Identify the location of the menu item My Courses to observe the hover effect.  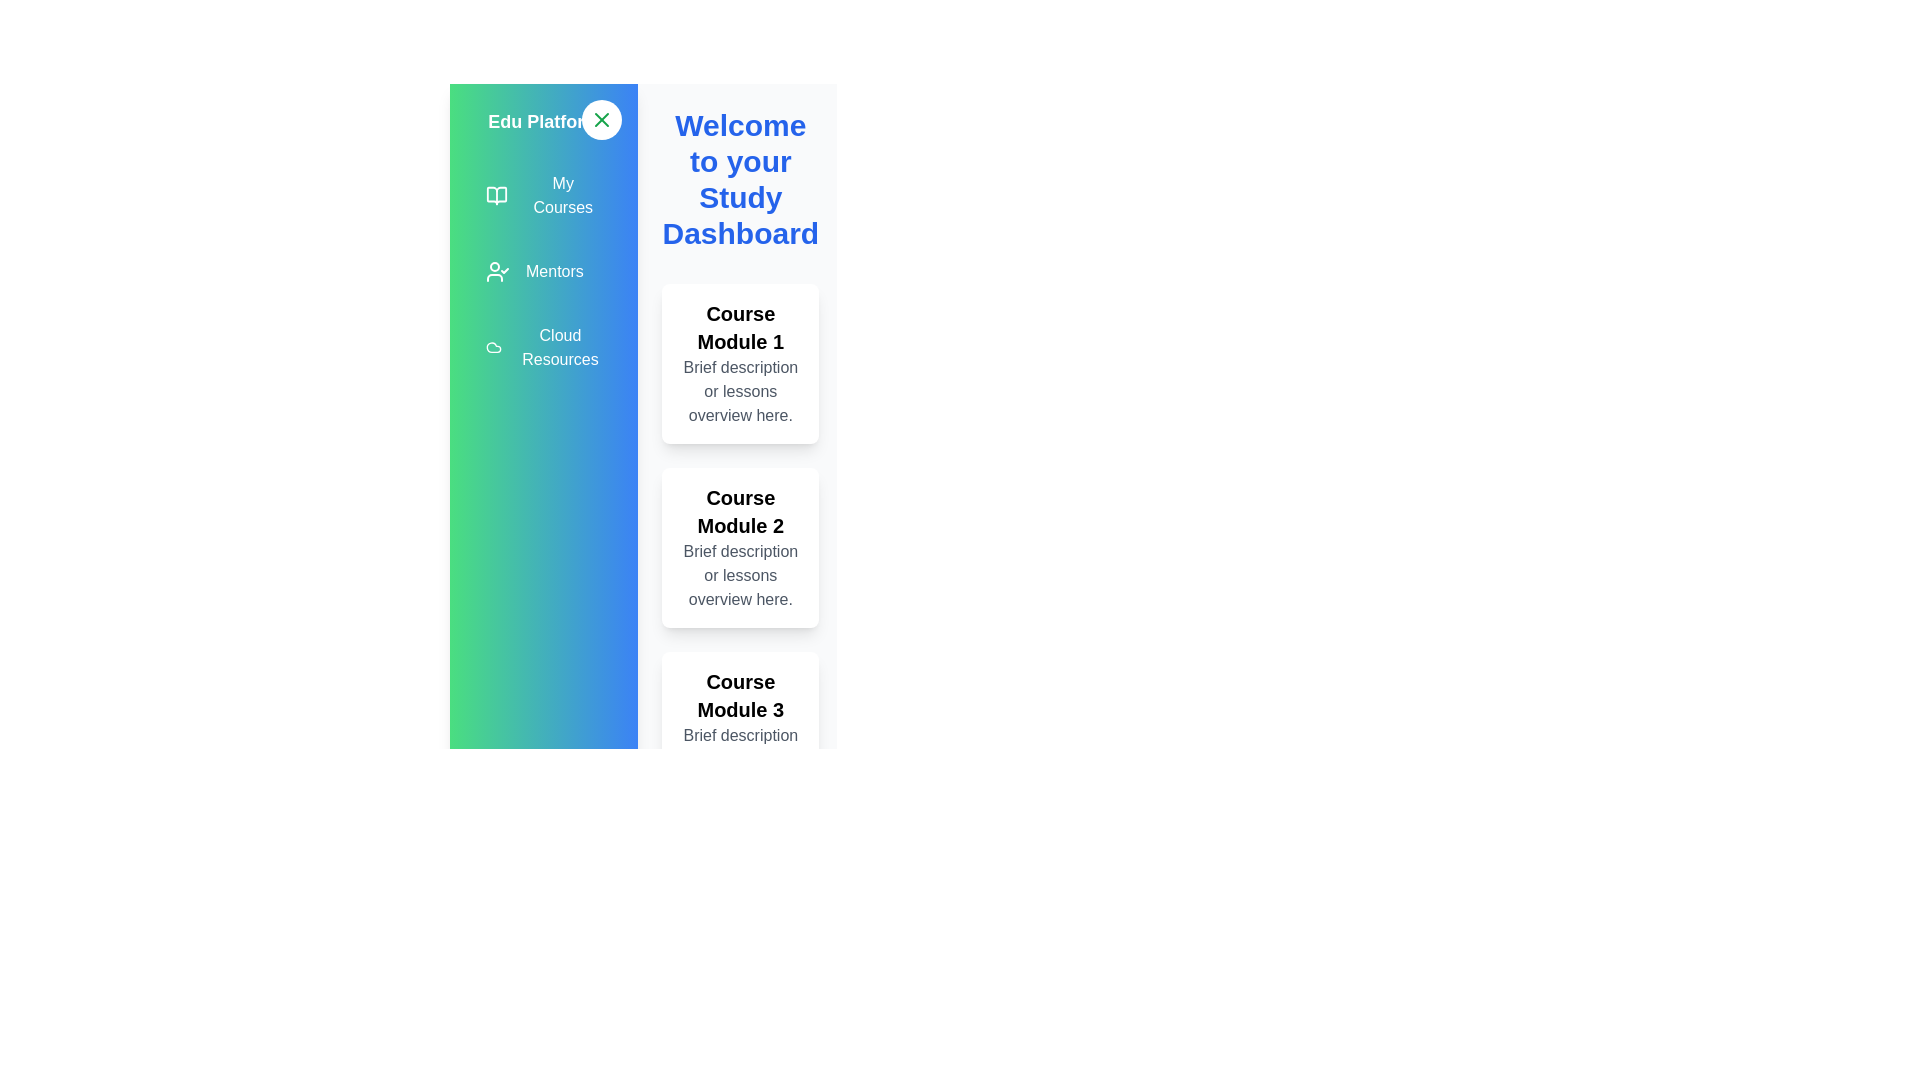
(543, 196).